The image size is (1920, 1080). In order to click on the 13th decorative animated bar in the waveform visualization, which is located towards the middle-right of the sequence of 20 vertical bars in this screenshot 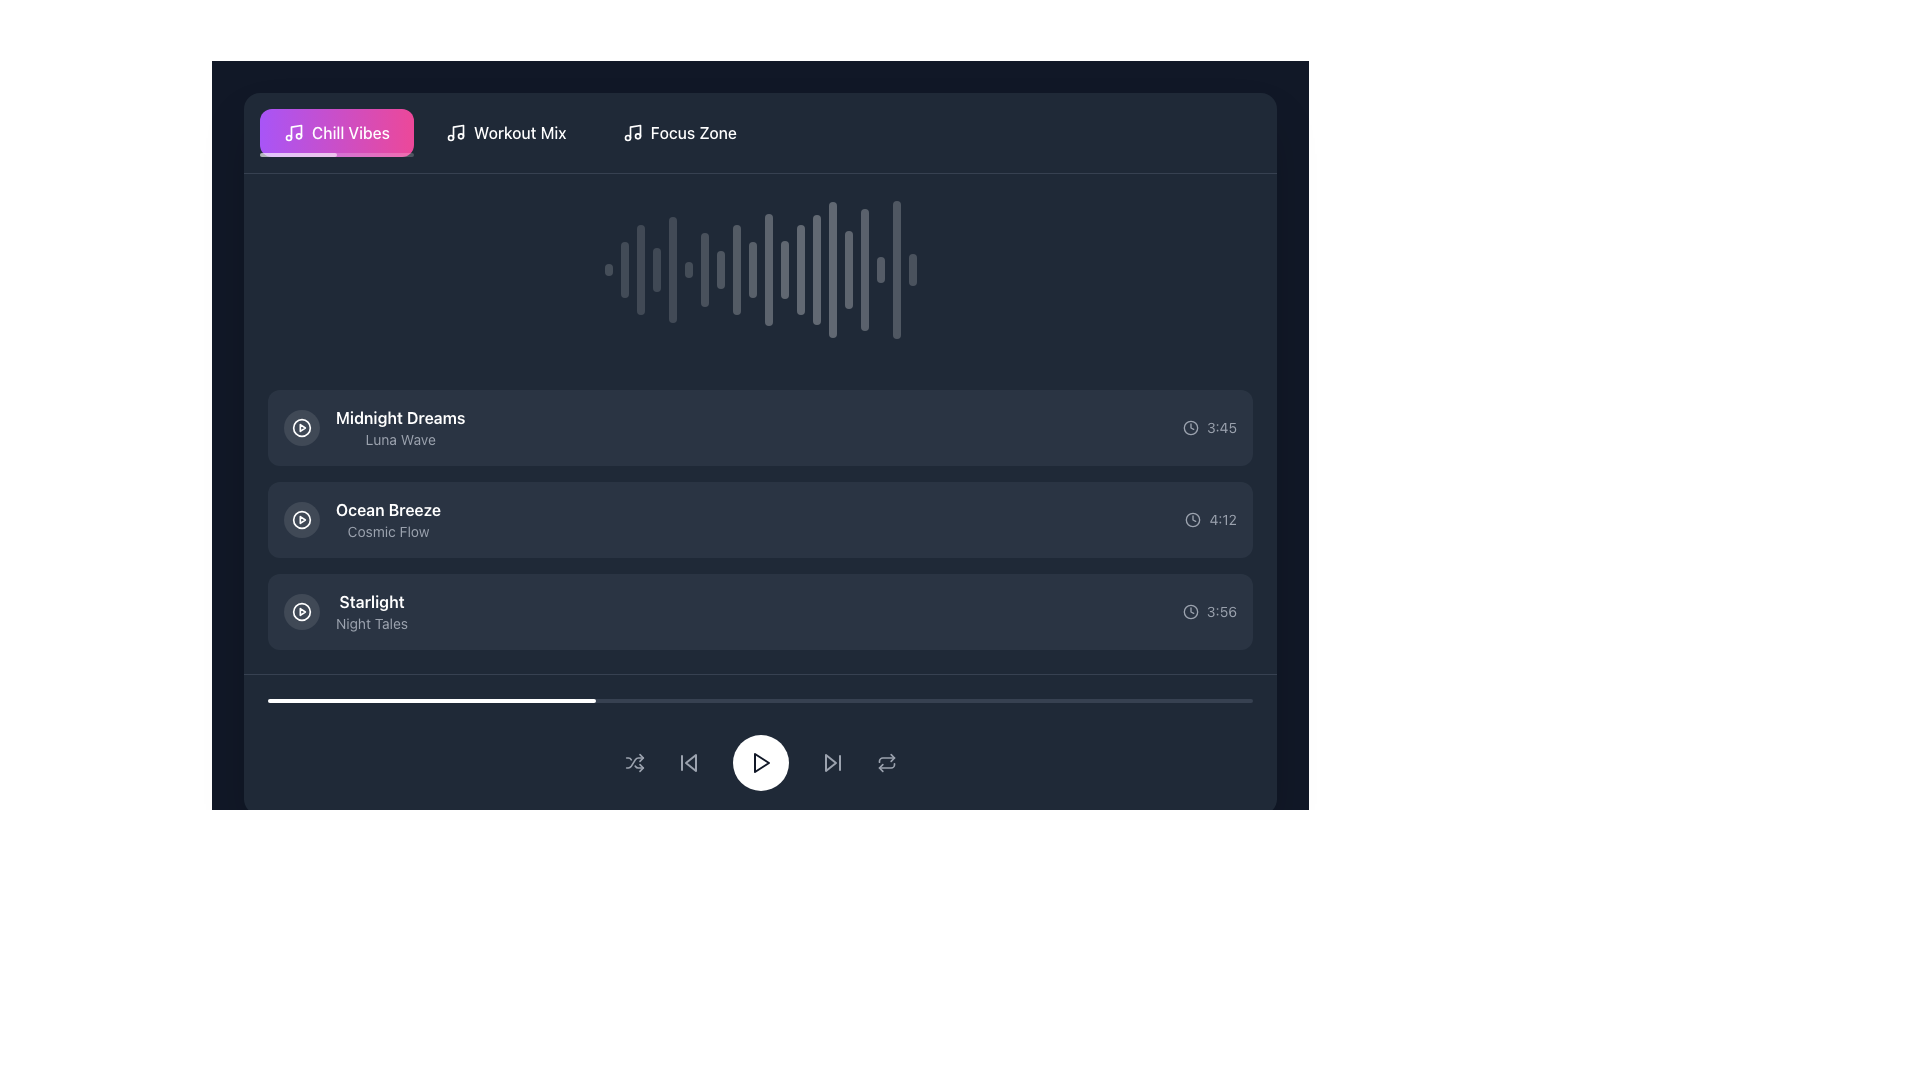, I will do `click(800, 270)`.